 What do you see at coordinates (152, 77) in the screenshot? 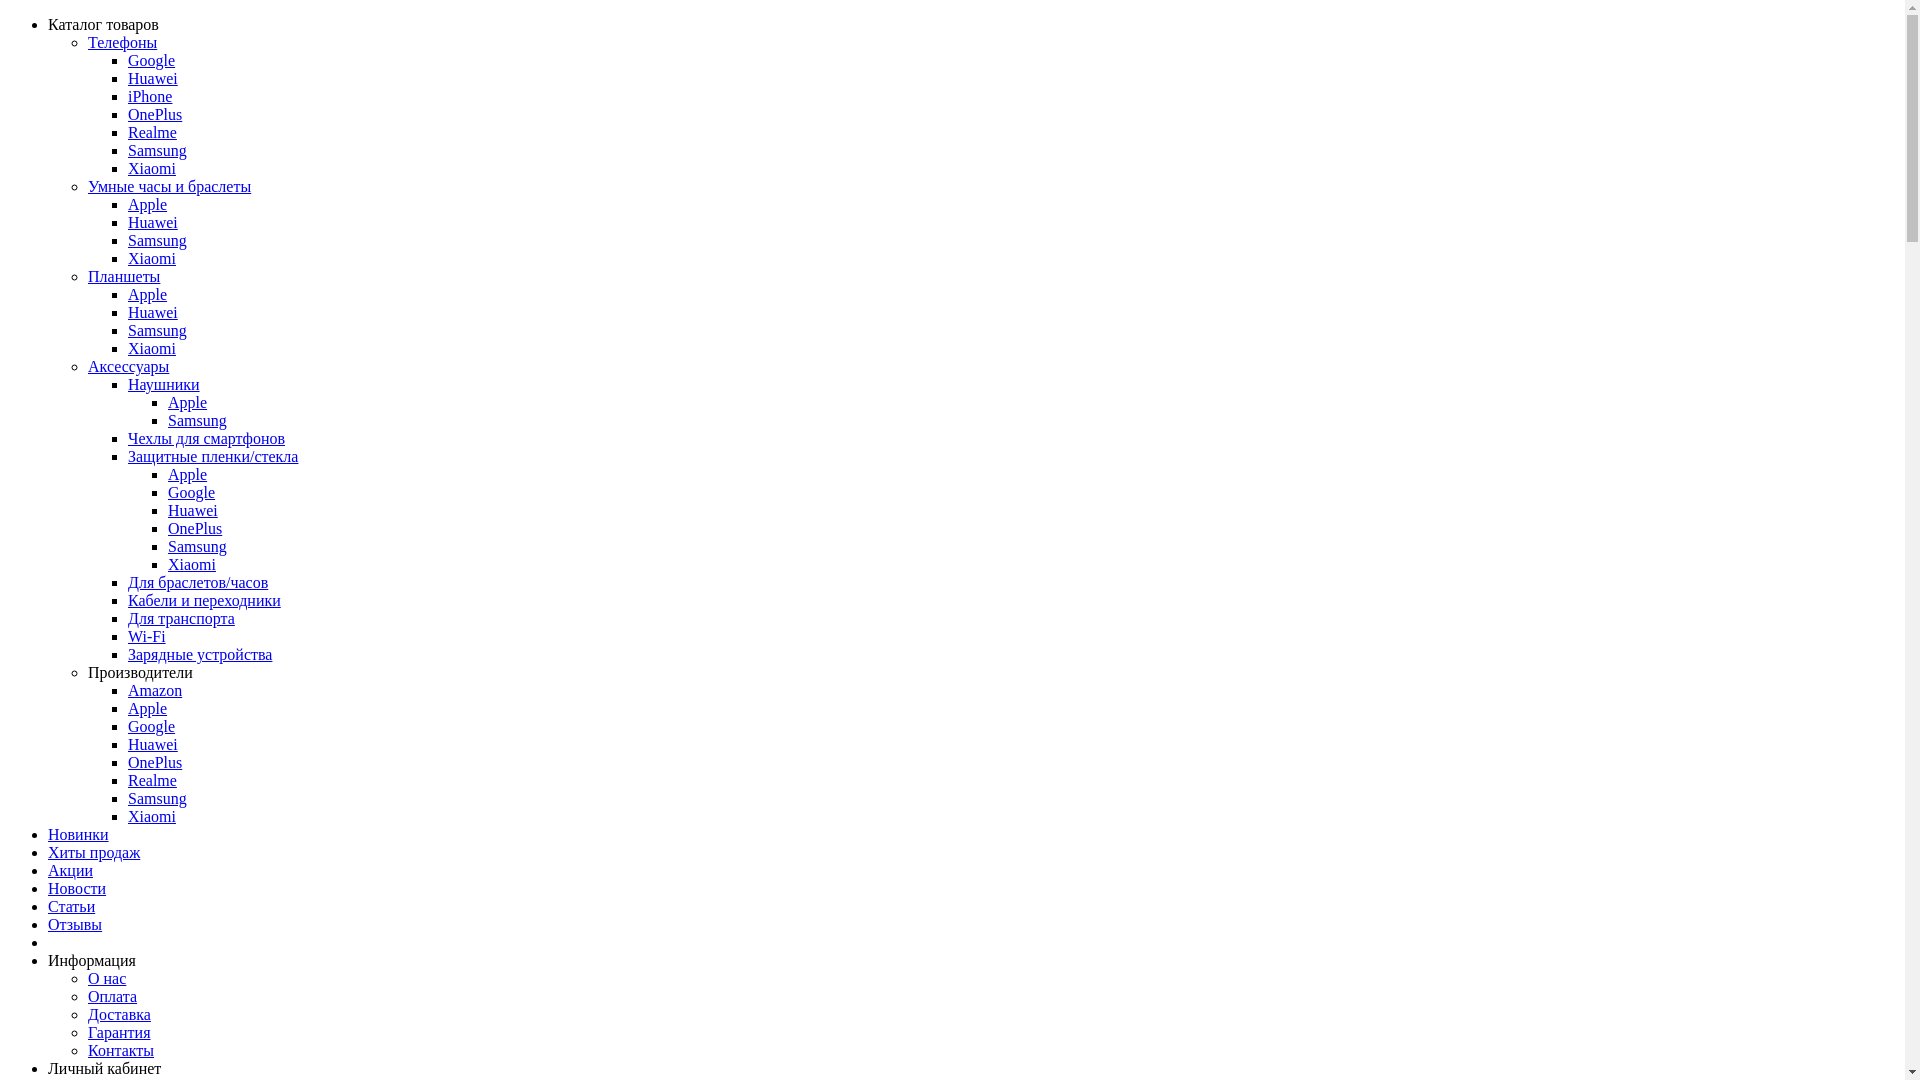
I see `'Huawei'` at bounding box center [152, 77].